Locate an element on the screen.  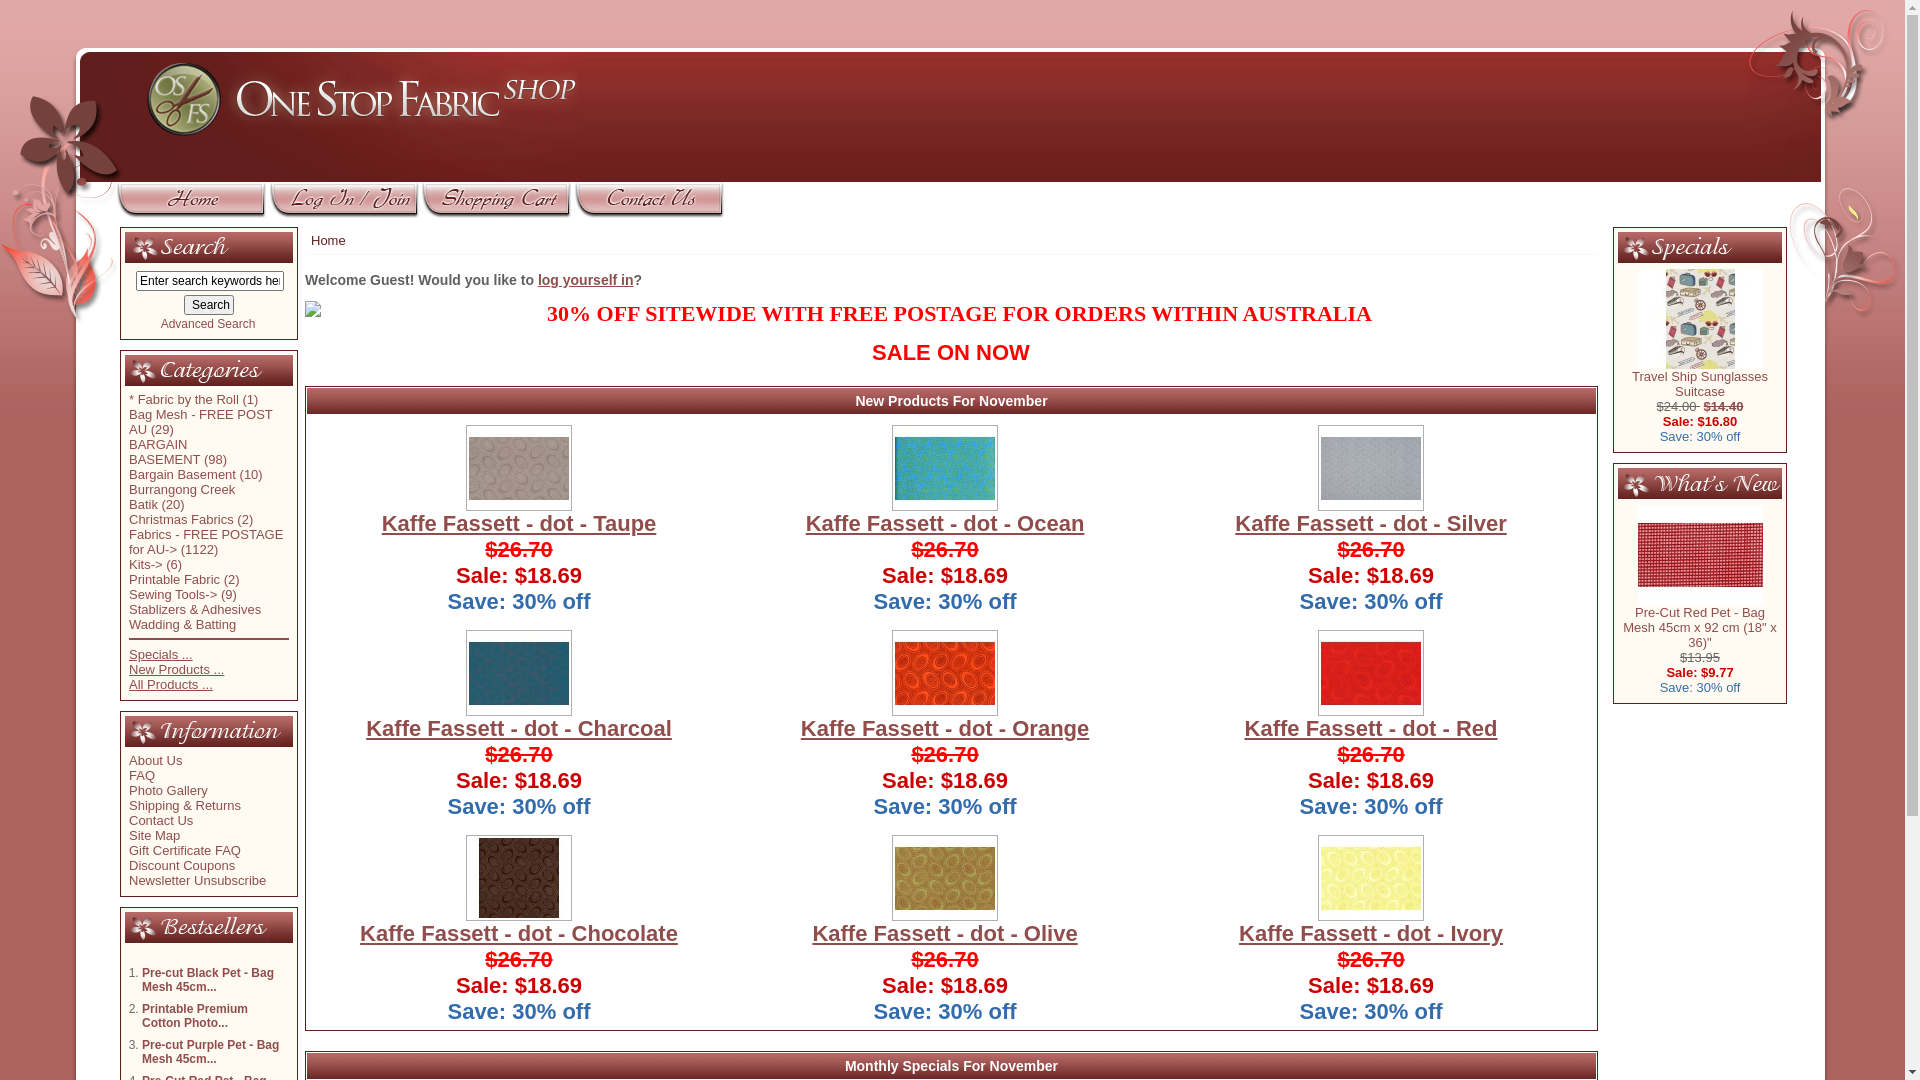
'Shipping & Returns' is located at coordinates (128, 804).